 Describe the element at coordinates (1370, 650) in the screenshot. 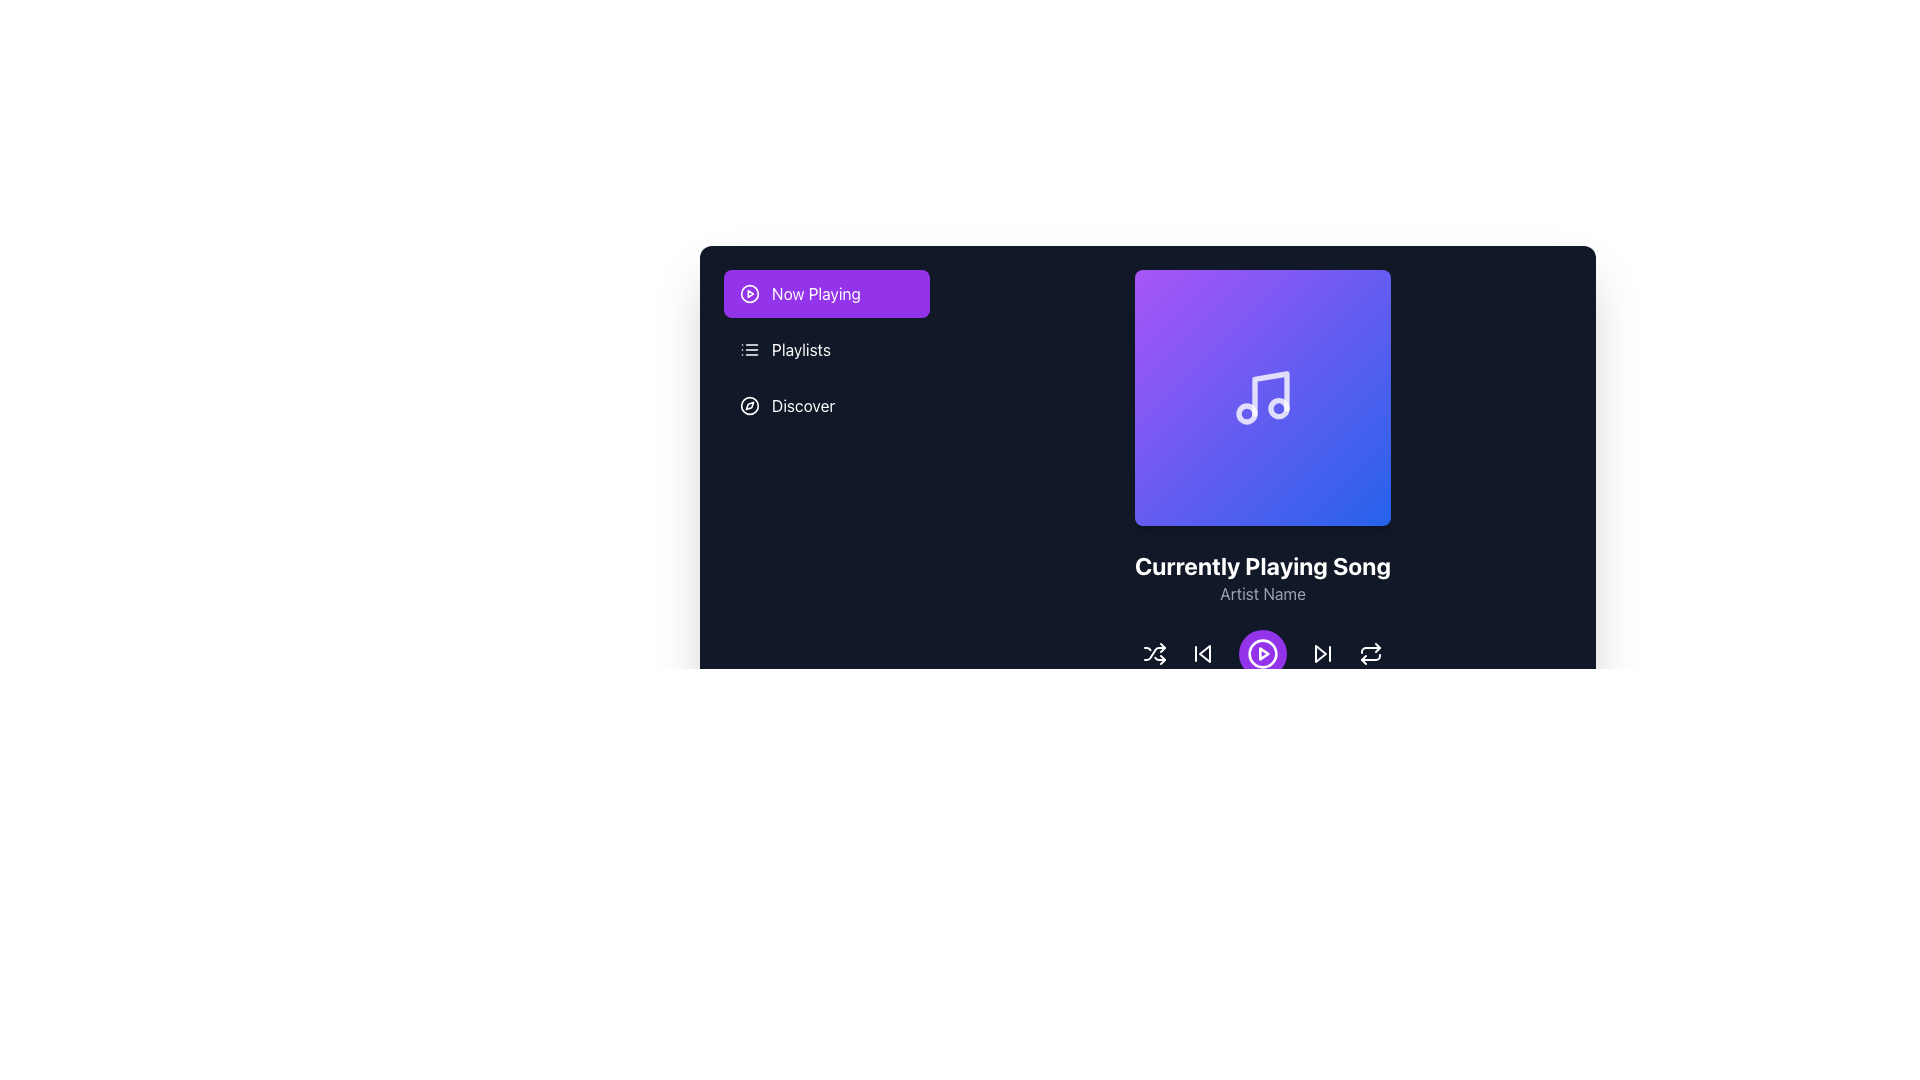

I see `the curved line icon element within the SVG graphic located at the bottom-right corner of the interface, which is part of a repeat-related icon with rounded strokes` at that location.